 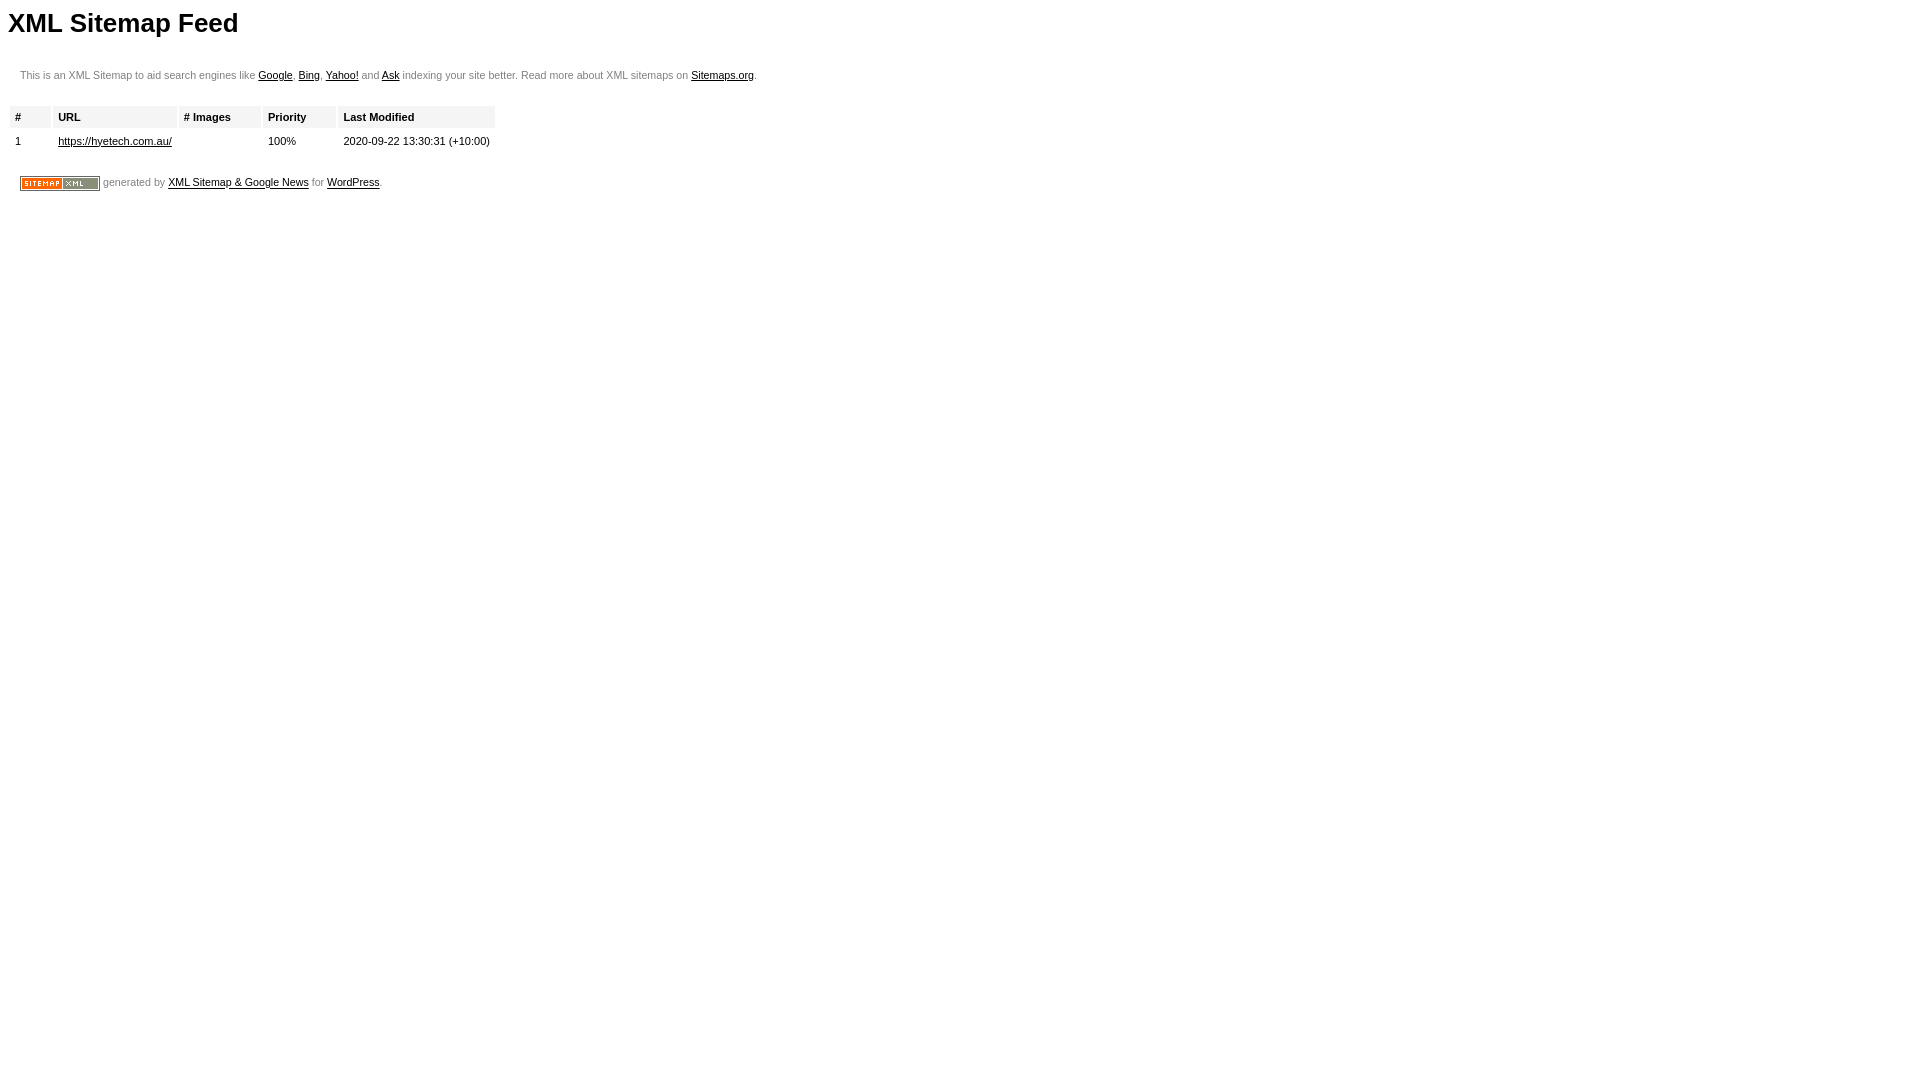 I want to click on 'XML Sitemap & Google News', so click(x=238, y=182).